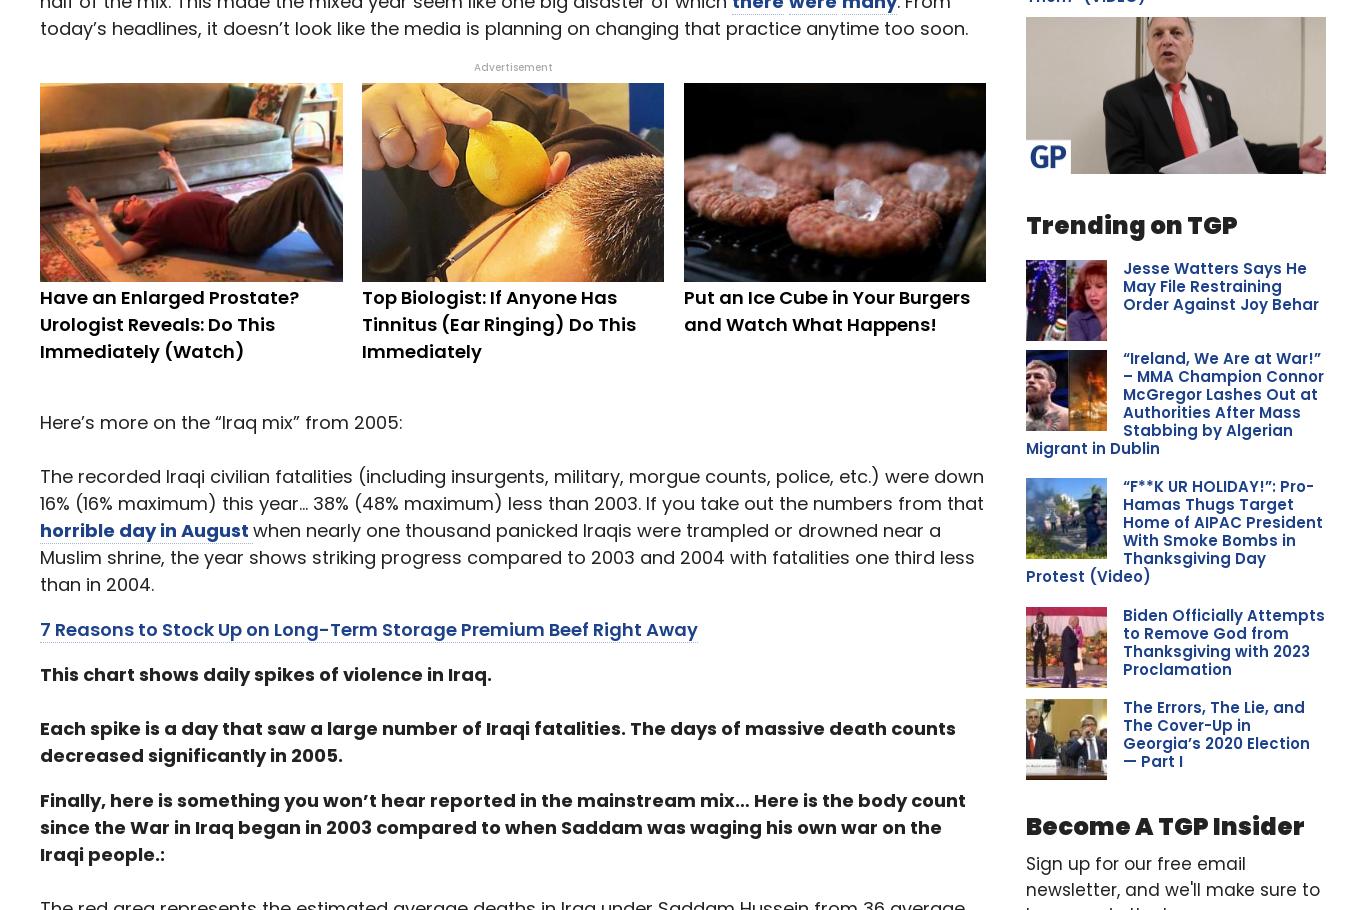 This screenshot has height=910, width=1366. I want to click on 'Home', so click(928, 883).